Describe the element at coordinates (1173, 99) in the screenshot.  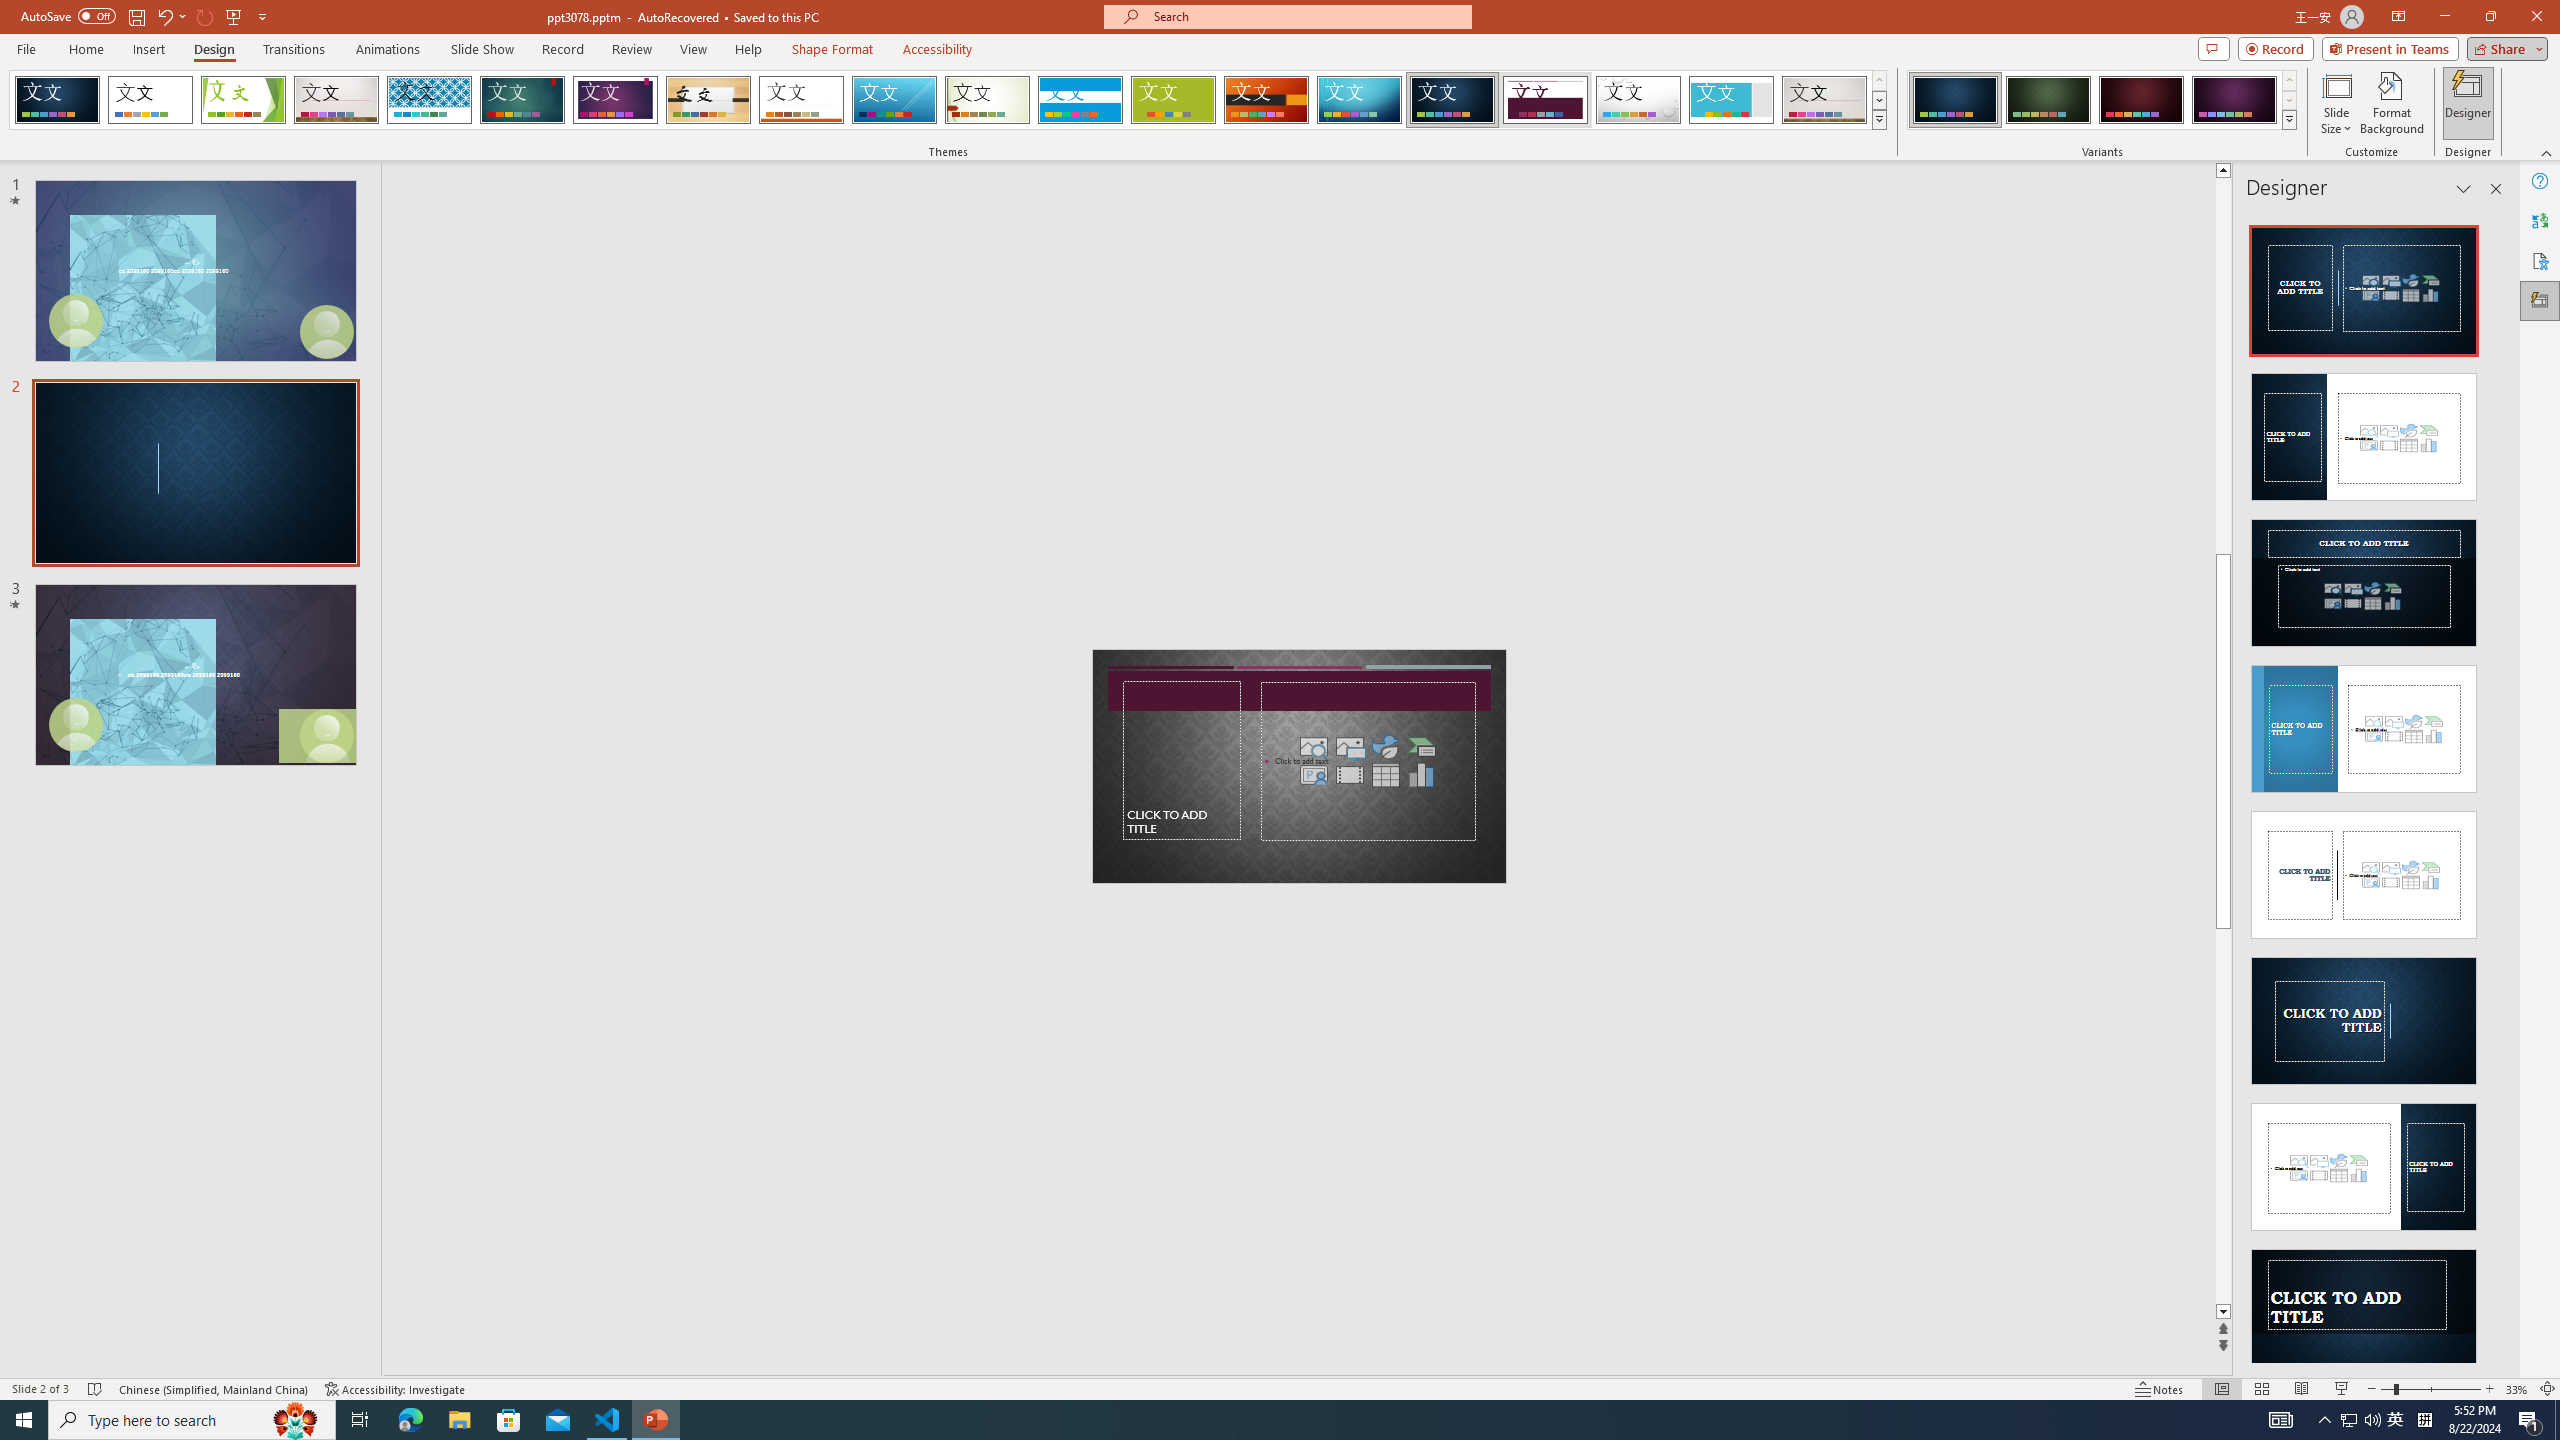
I see `'Basis'` at that location.